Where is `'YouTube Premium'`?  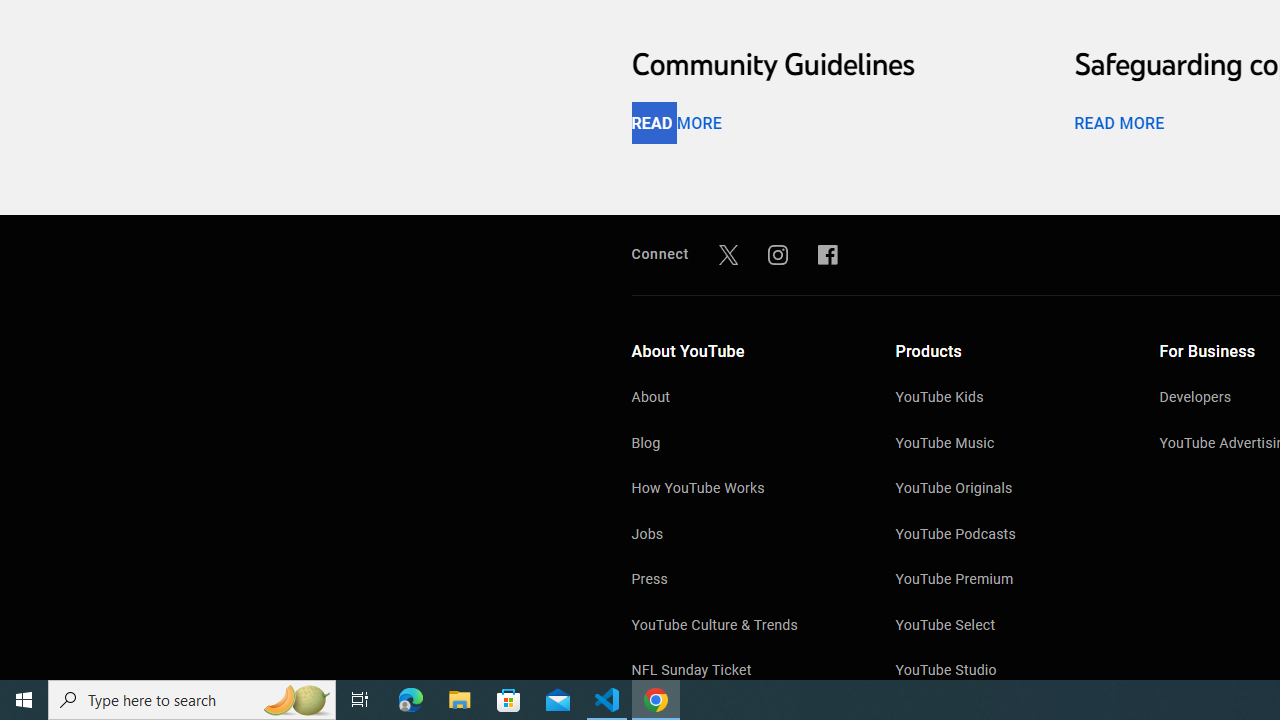 'YouTube Premium' is located at coordinates (1007, 581).